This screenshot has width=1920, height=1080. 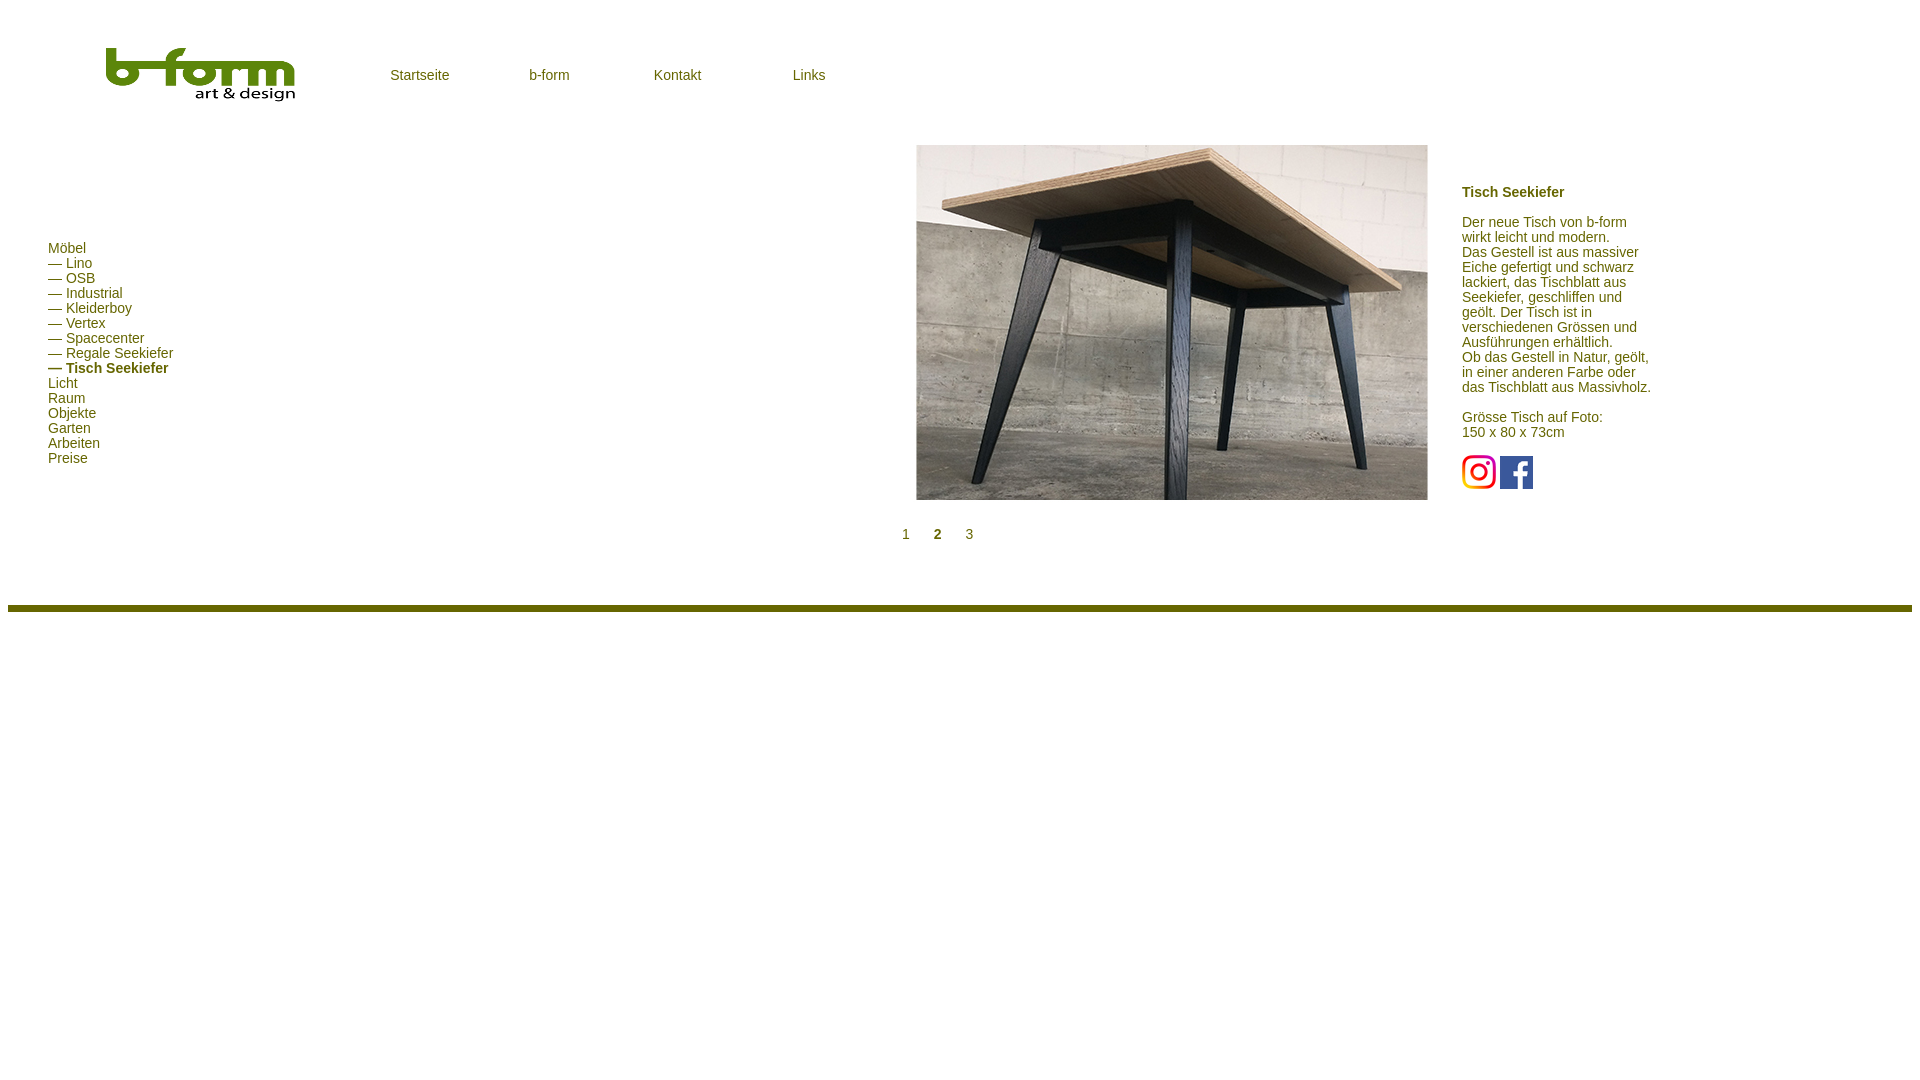 What do you see at coordinates (677, 73) in the screenshot?
I see `'Kontakt'` at bounding box center [677, 73].